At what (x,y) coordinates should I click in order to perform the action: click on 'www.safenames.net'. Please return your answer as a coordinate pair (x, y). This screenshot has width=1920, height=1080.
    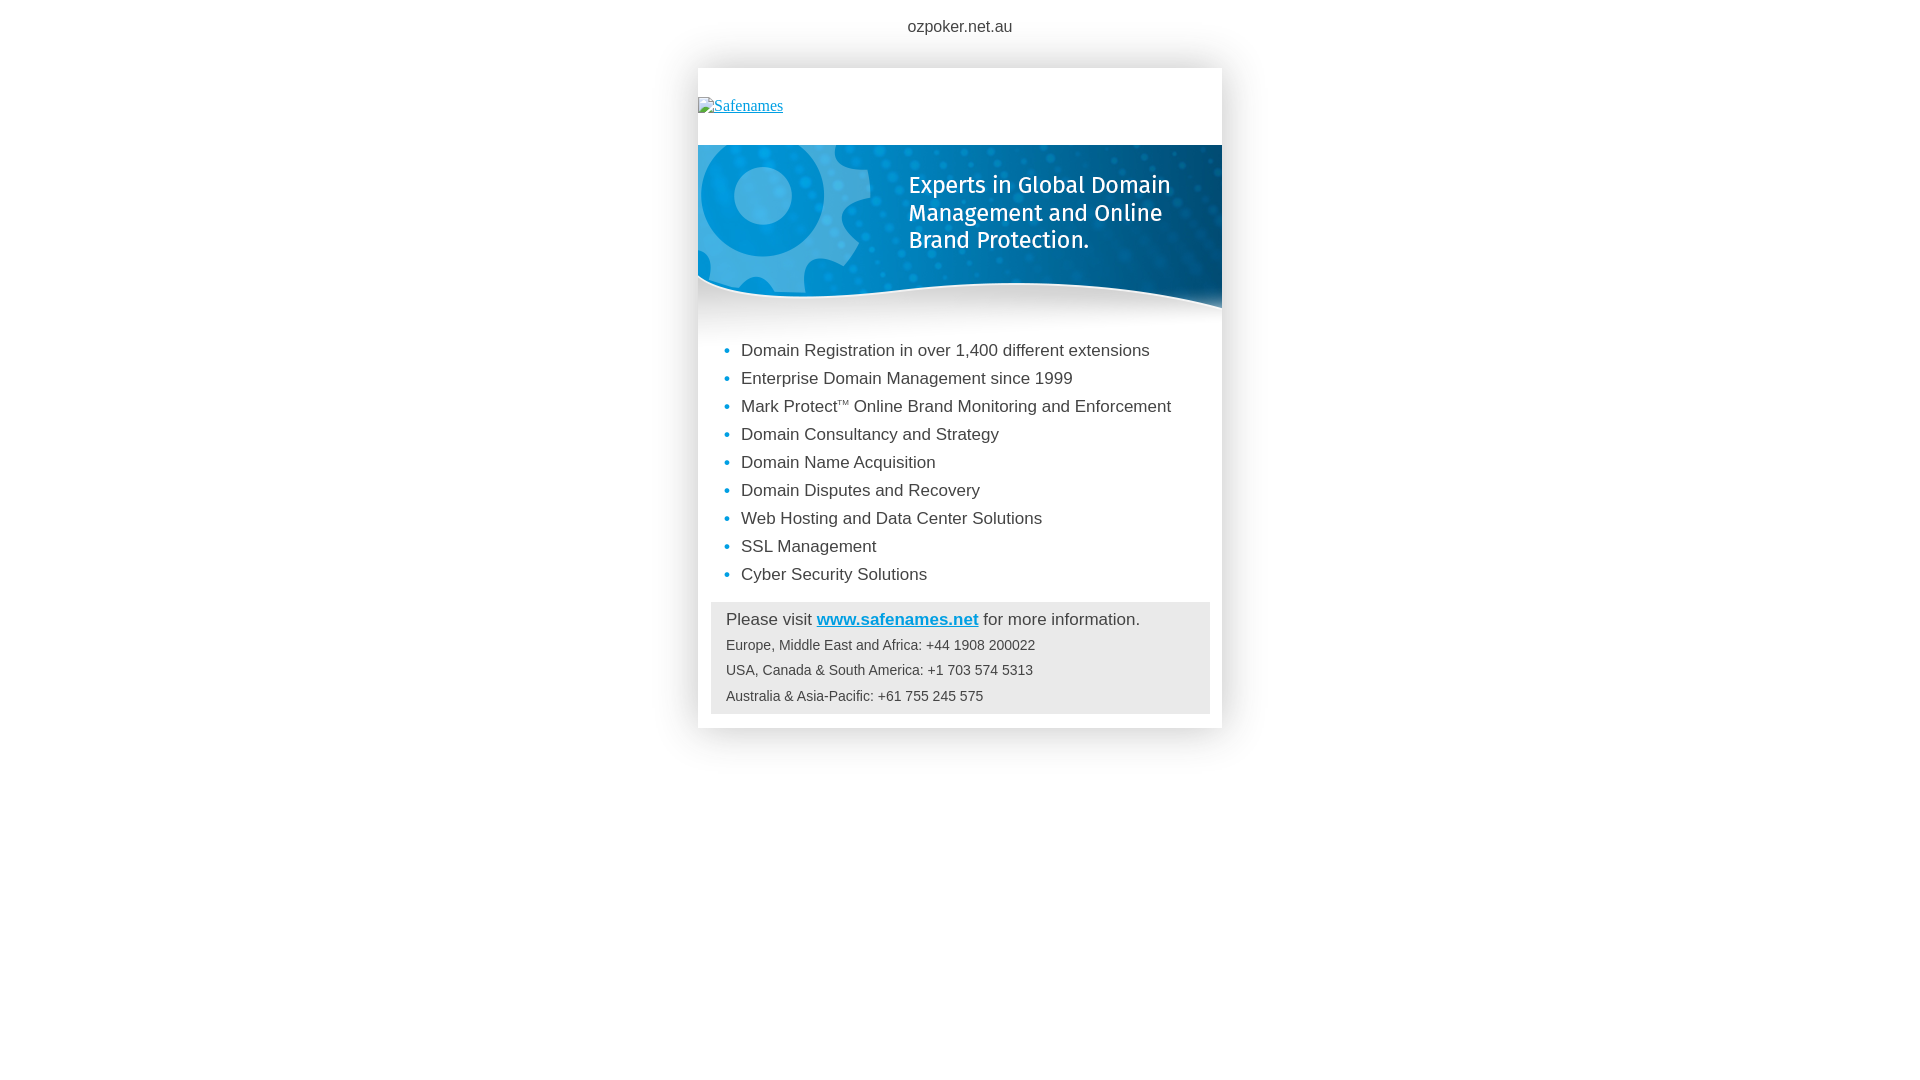
    Looking at the image, I should click on (896, 618).